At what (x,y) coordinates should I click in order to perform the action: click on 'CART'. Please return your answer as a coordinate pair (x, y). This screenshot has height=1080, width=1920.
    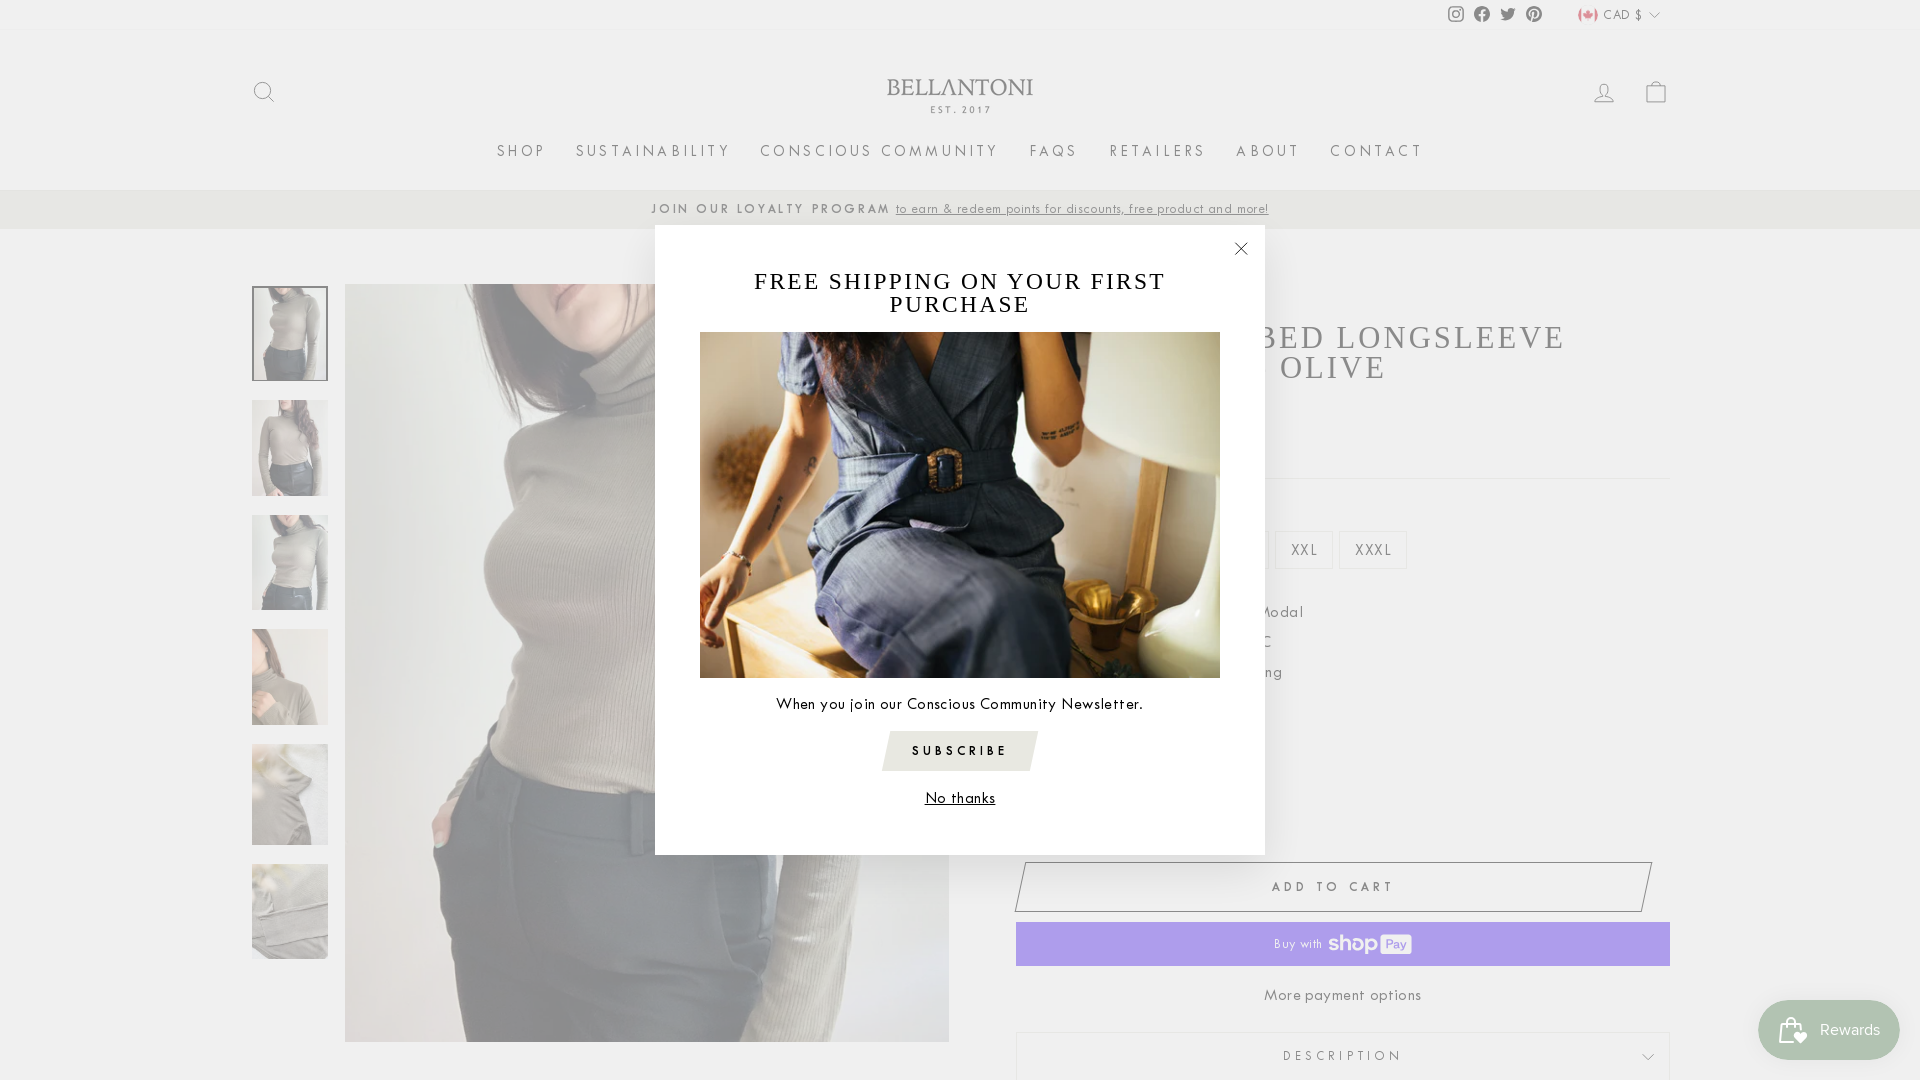
    Looking at the image, I should click on (1656, 92).